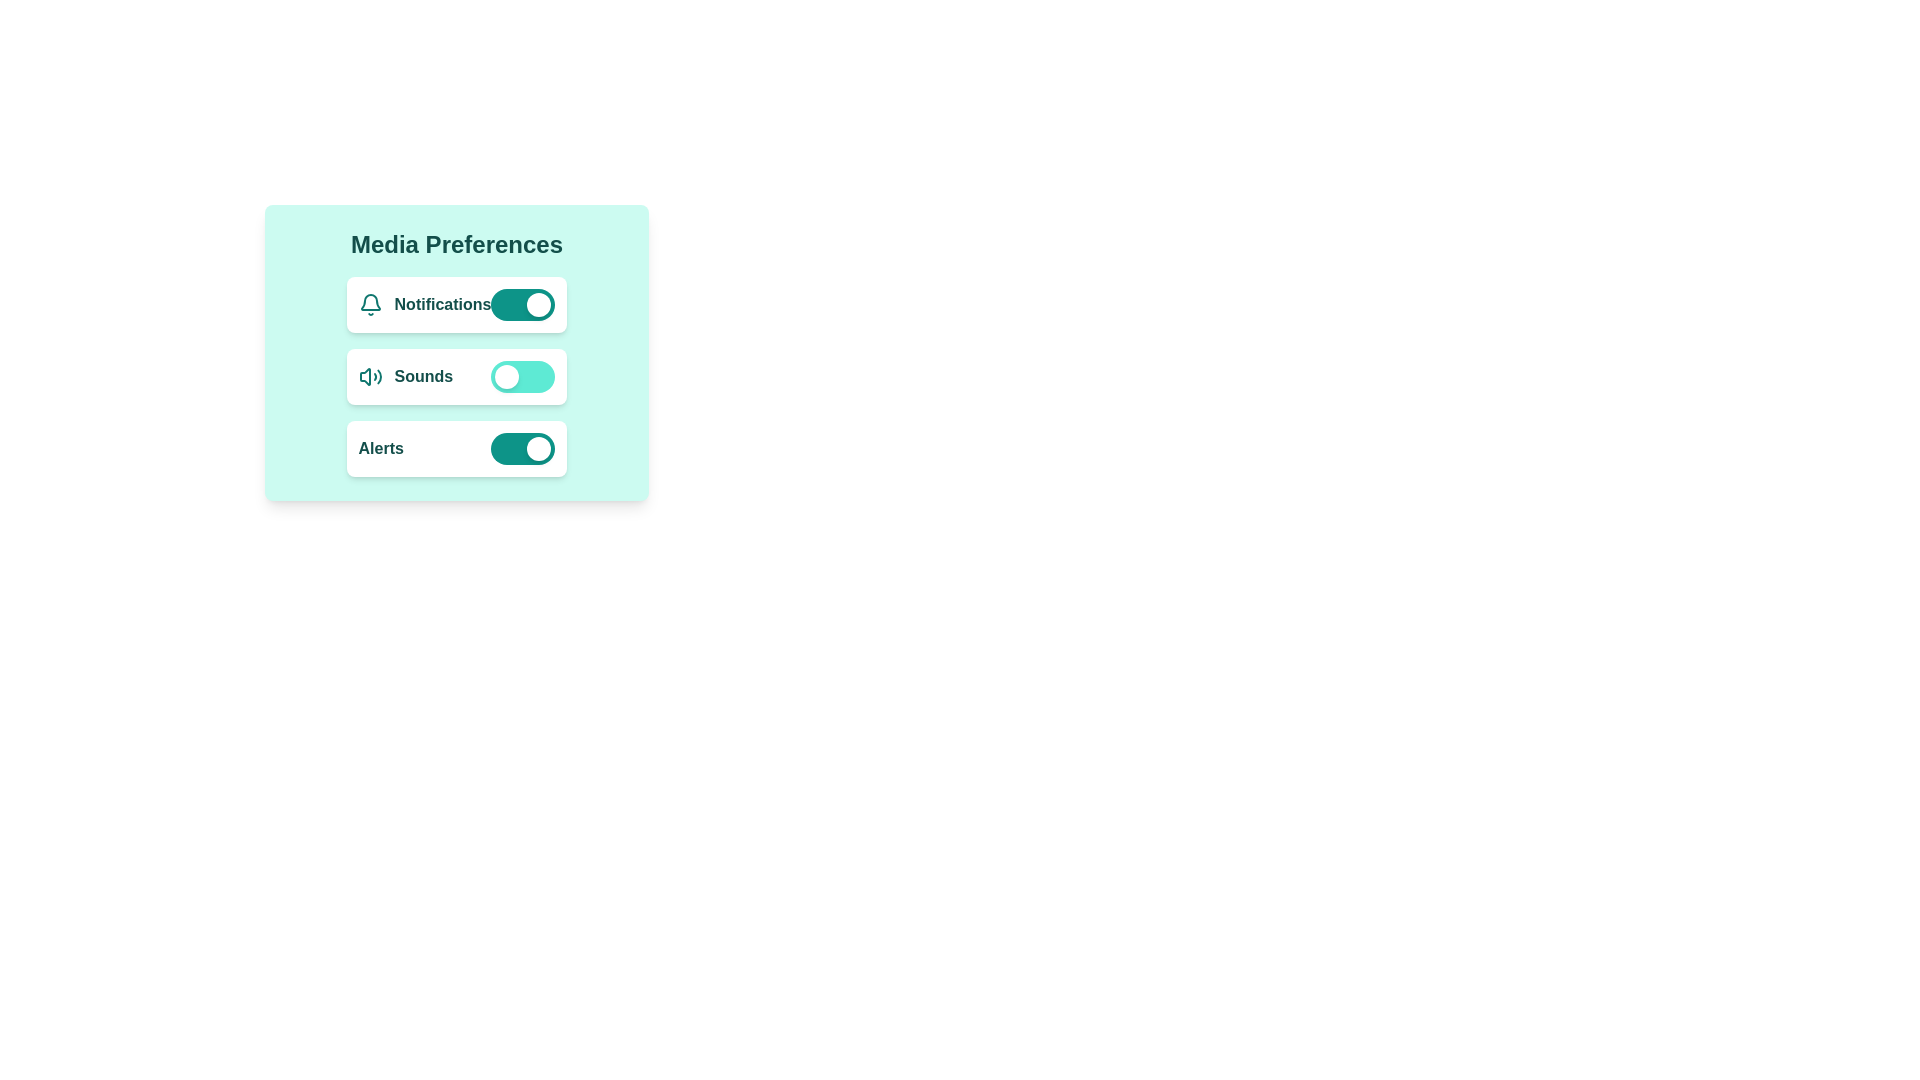 This screenshot has width=1920, height=1080. I want to click on the teal speaker icon representing sound settings, located in the 'Sounds' row between the label 'Sounds' and the toggle switch, so click(370, 377).